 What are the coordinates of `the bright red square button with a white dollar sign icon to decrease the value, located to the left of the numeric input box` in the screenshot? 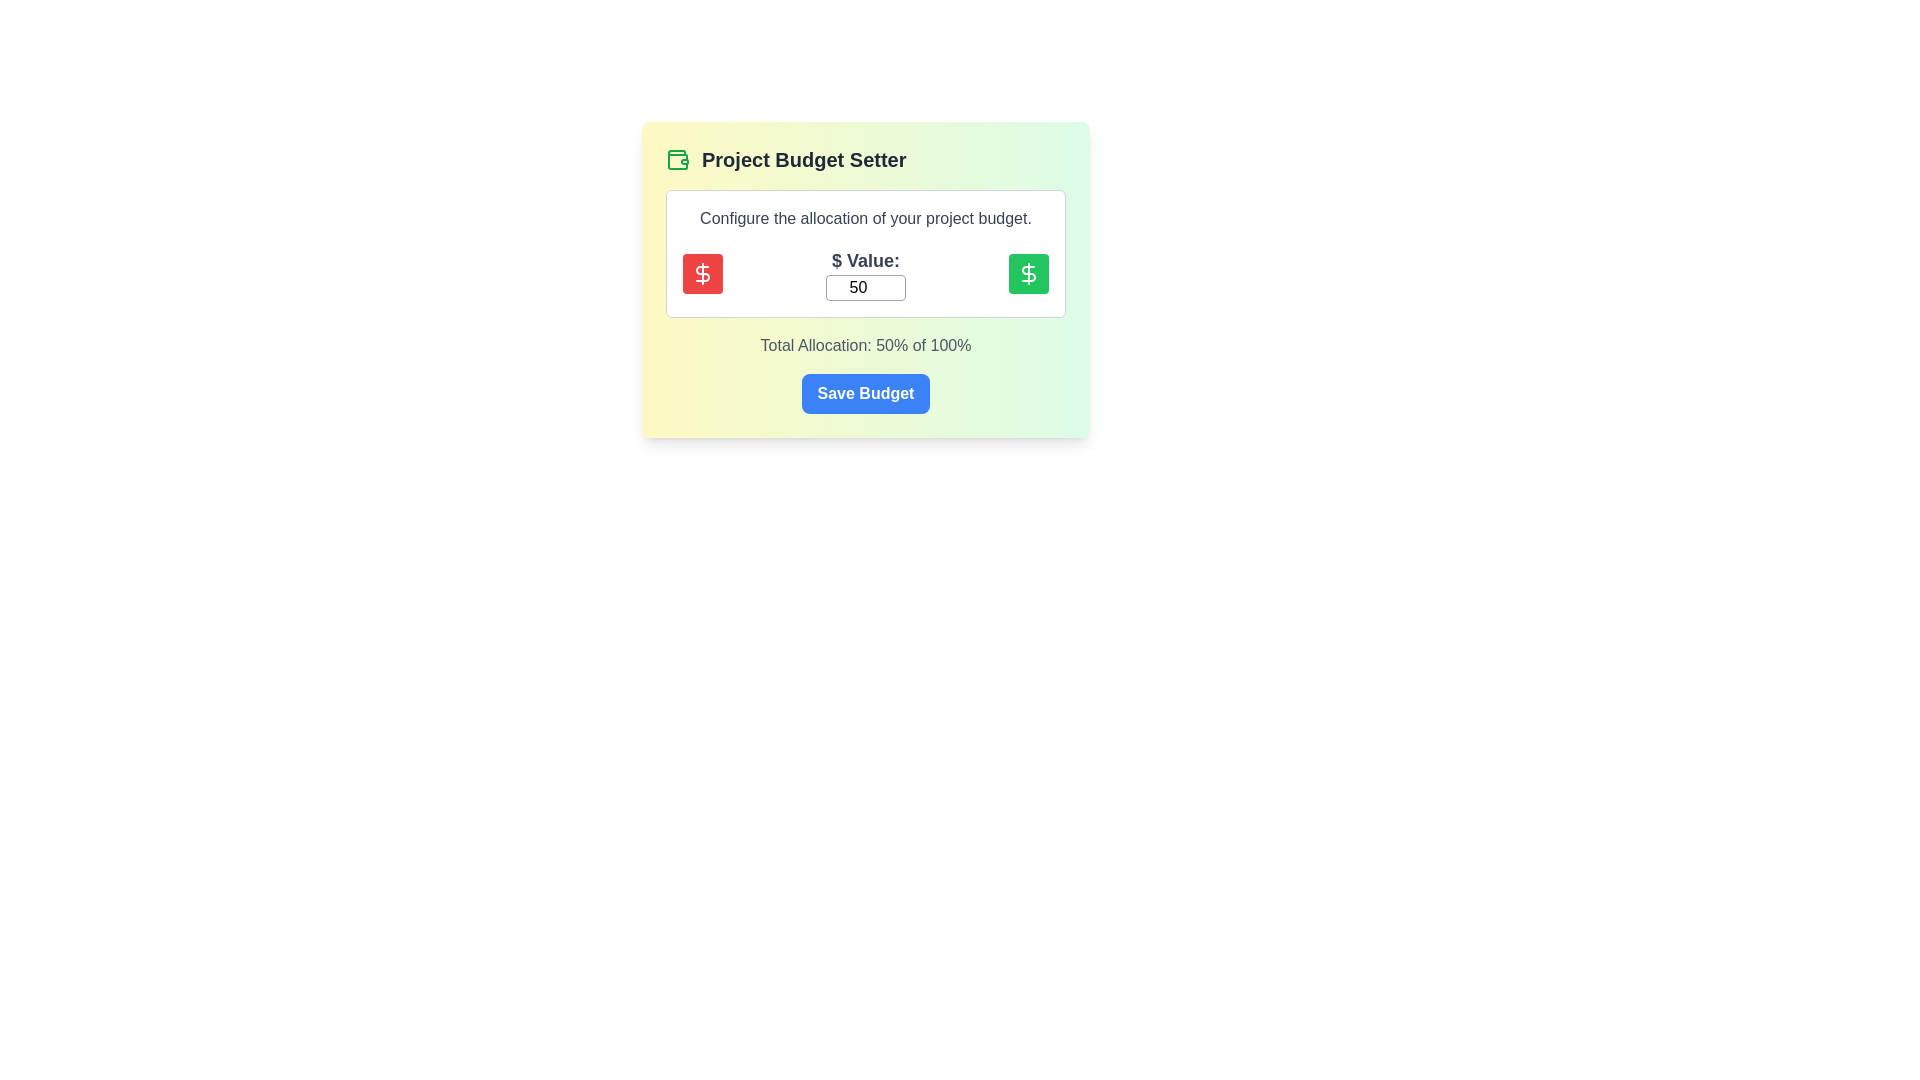 It's located at (702, 273).